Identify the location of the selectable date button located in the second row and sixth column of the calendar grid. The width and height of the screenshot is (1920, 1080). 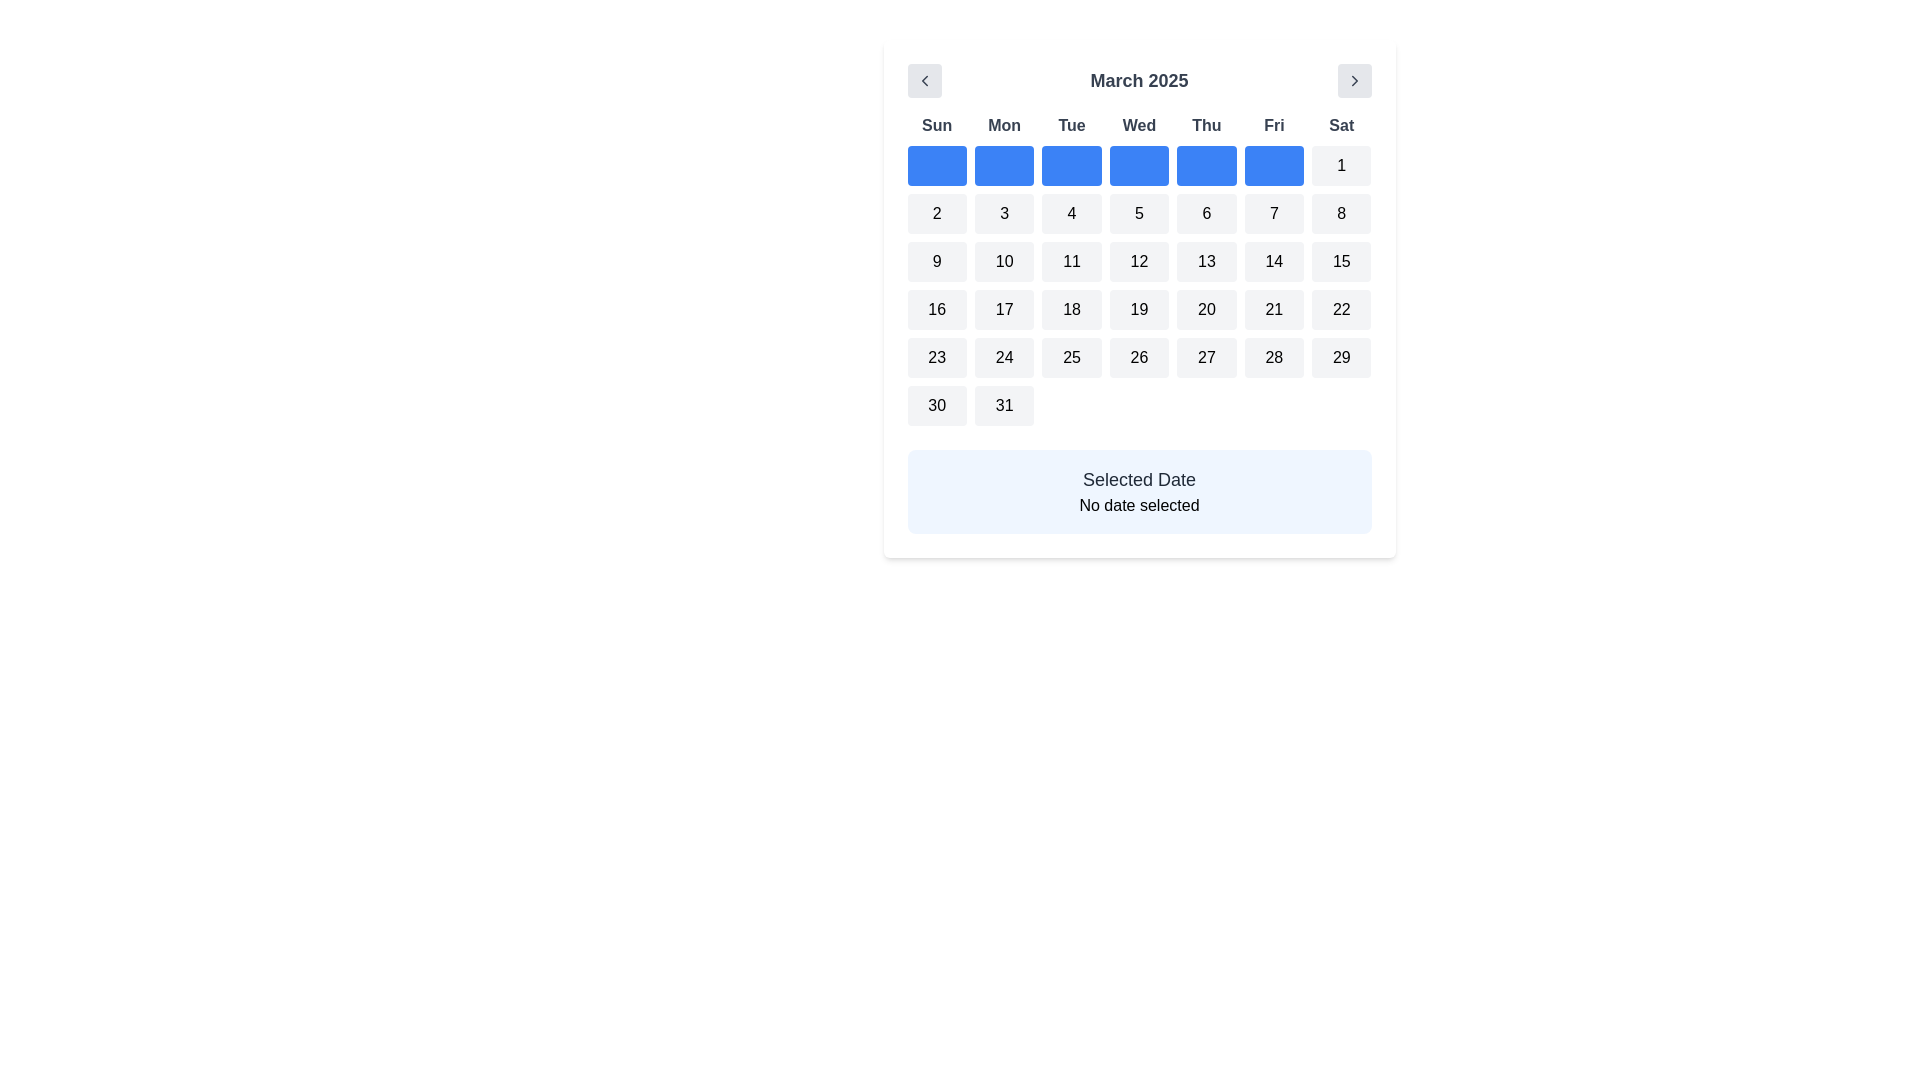
(1273, 213).